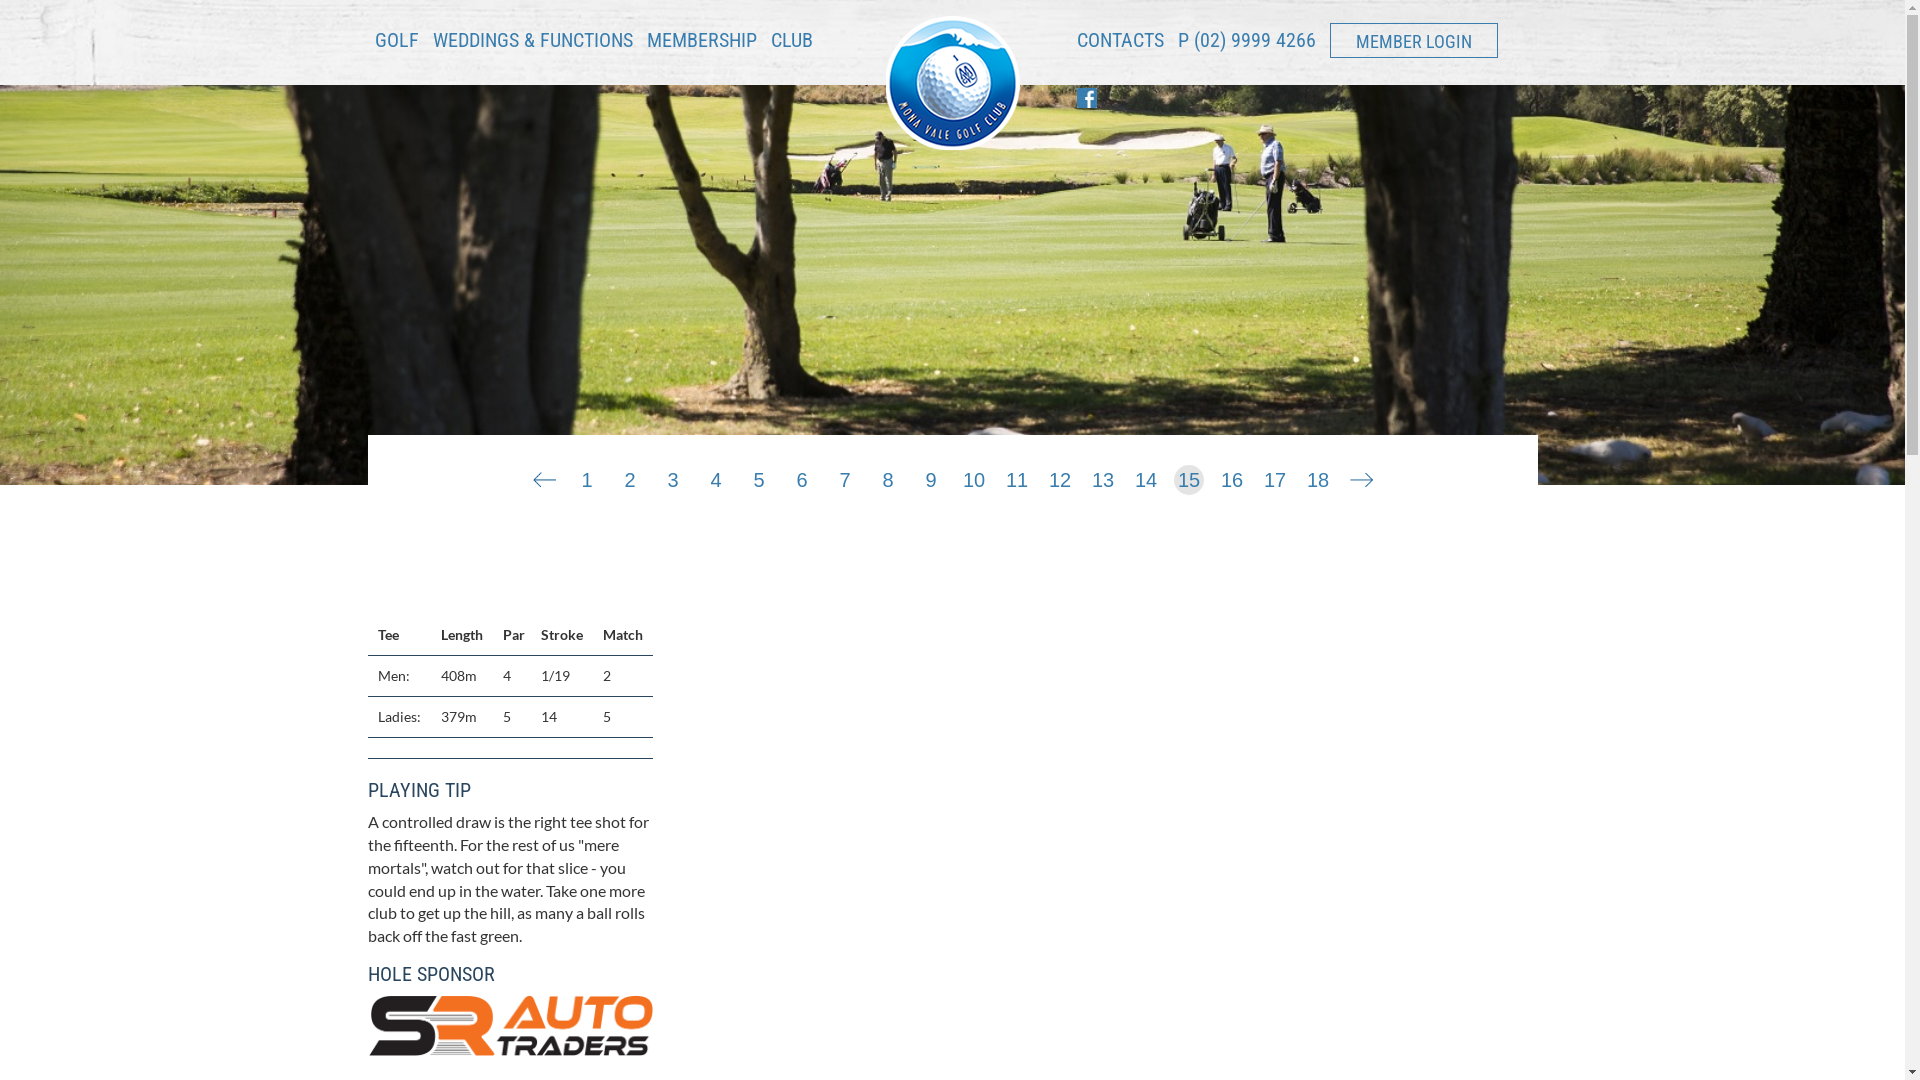  What do you see at coordinates (930, 475) in the screenshot?
I see `'9'` at bounding box center [930, 475].